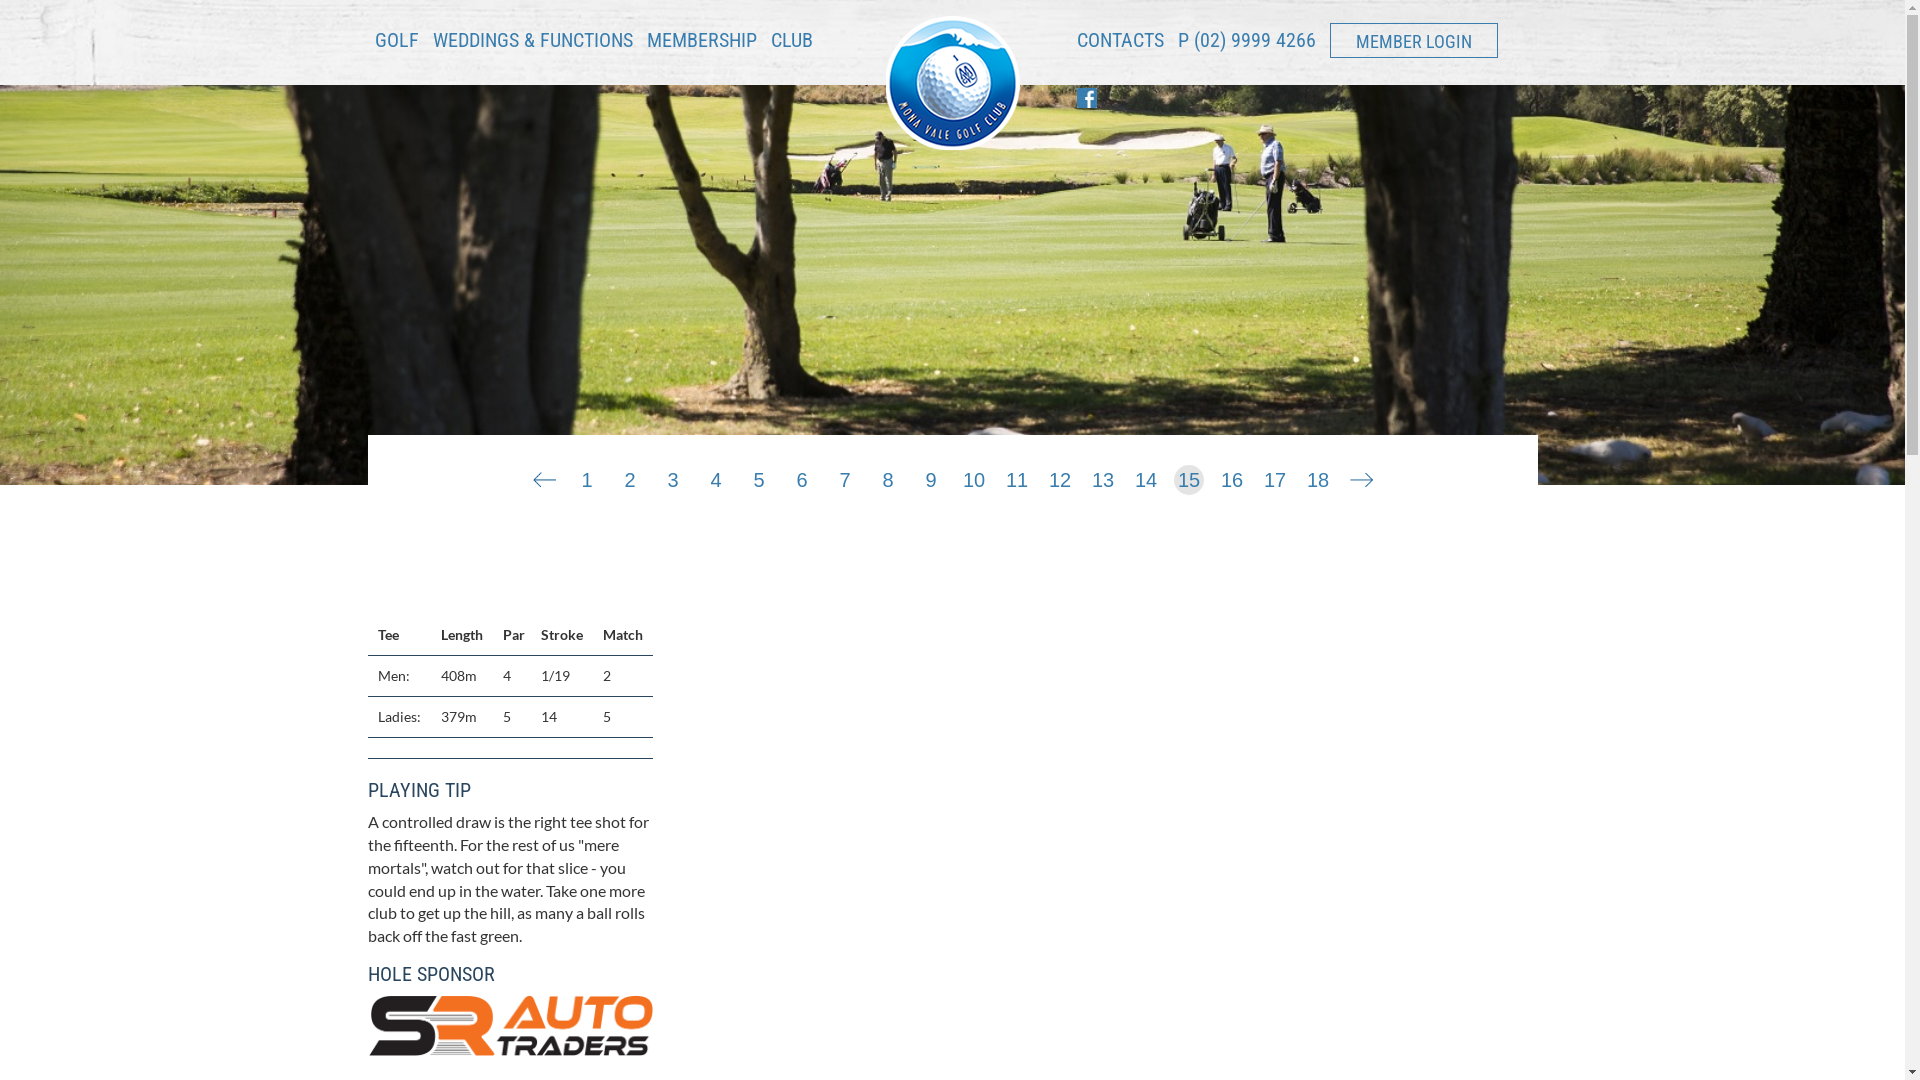  What do you see at coordinates (930, 475) in the screenshot?
I see `'9'` at bounding box center [930, 475].